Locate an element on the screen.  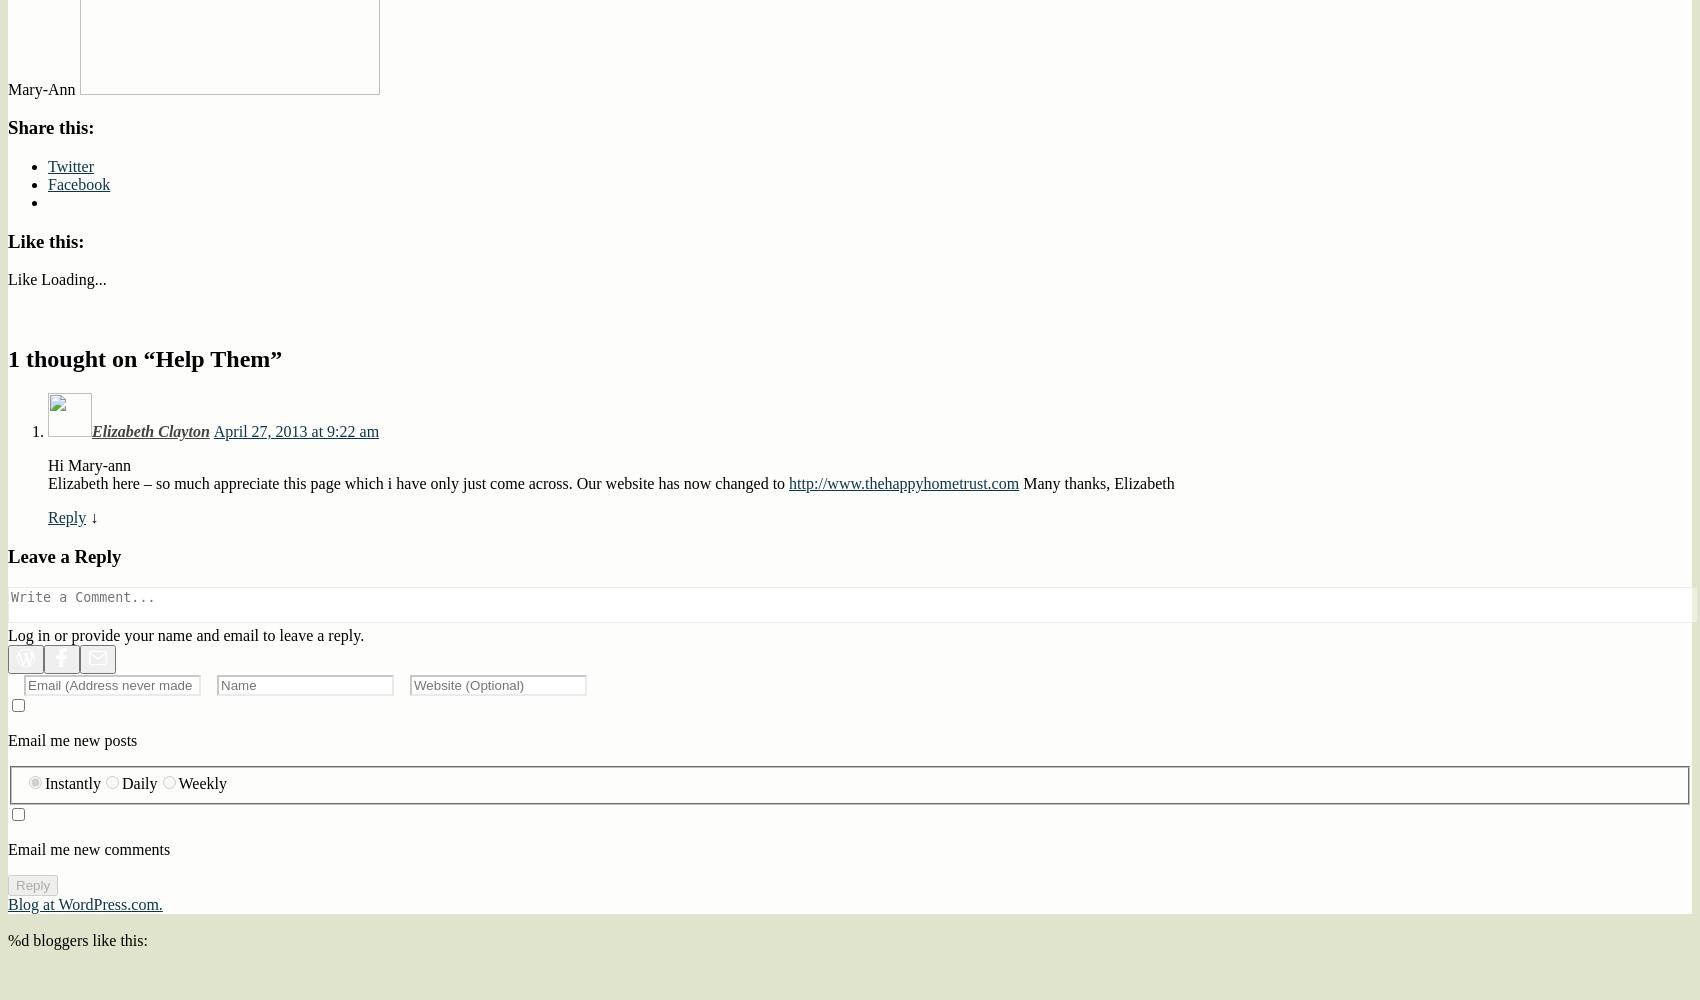
'Like this:' is located at coordinates (46, 239).